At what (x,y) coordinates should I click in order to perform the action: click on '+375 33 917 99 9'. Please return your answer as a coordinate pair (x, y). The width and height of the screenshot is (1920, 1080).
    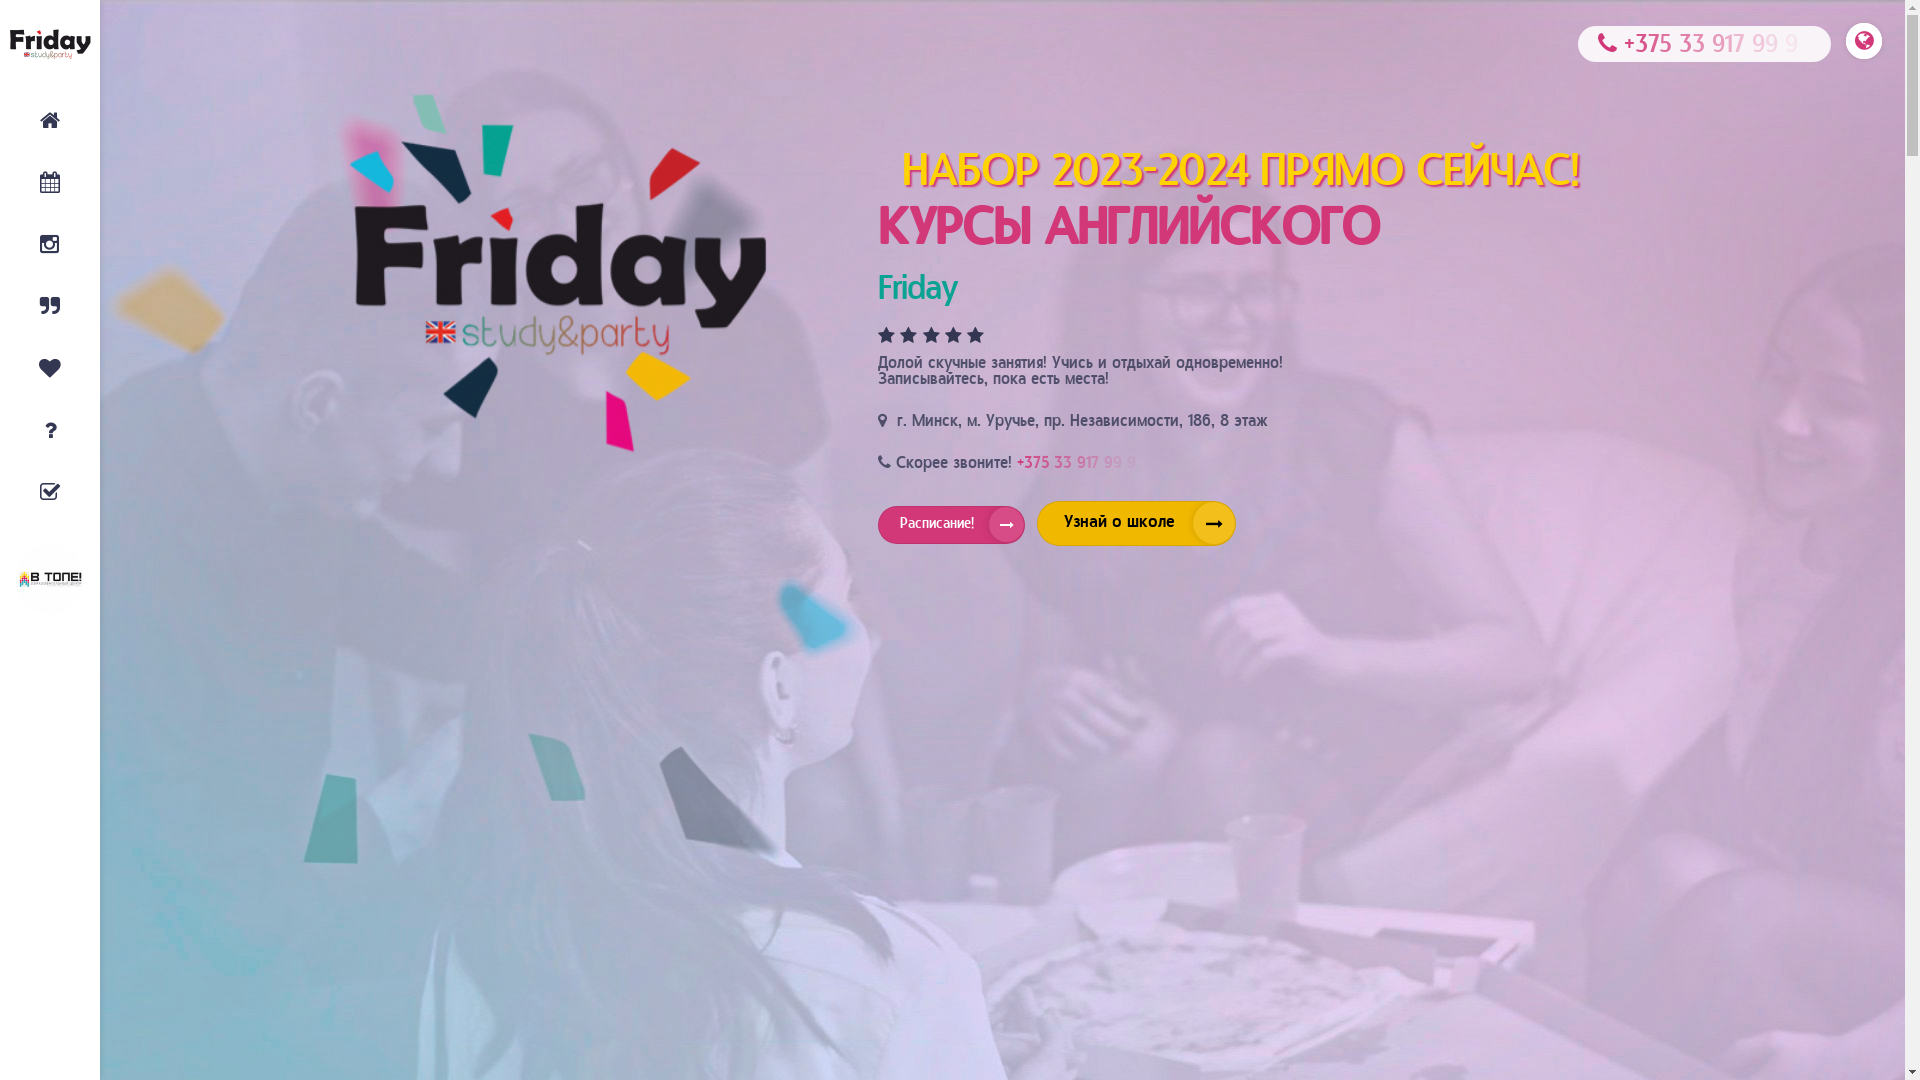
    Looking at the image, I should click on (1703, 43).